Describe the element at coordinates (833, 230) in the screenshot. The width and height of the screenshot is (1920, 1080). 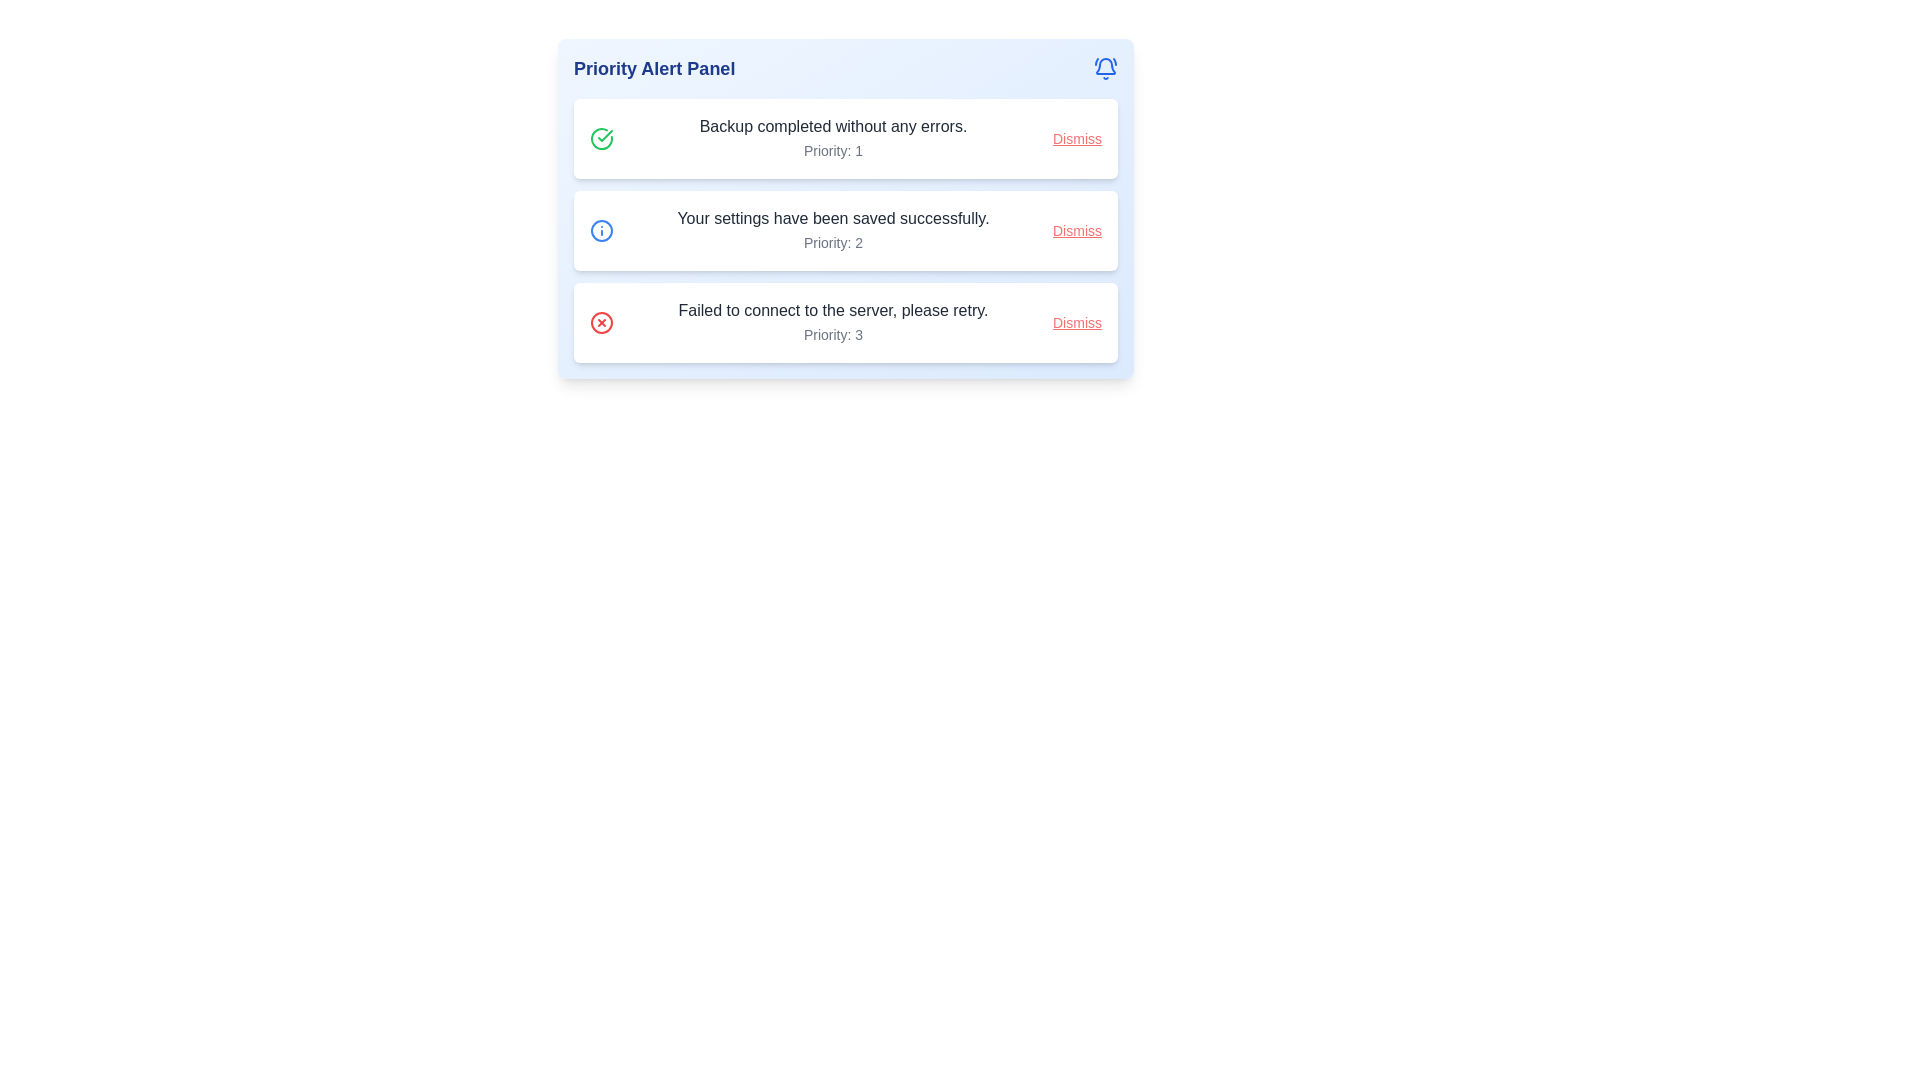
I see `informational text block that notifies users about the successful saving of settings with a priority level of '2', positioned below the 'Backup completed without any errors.' message` at that location.